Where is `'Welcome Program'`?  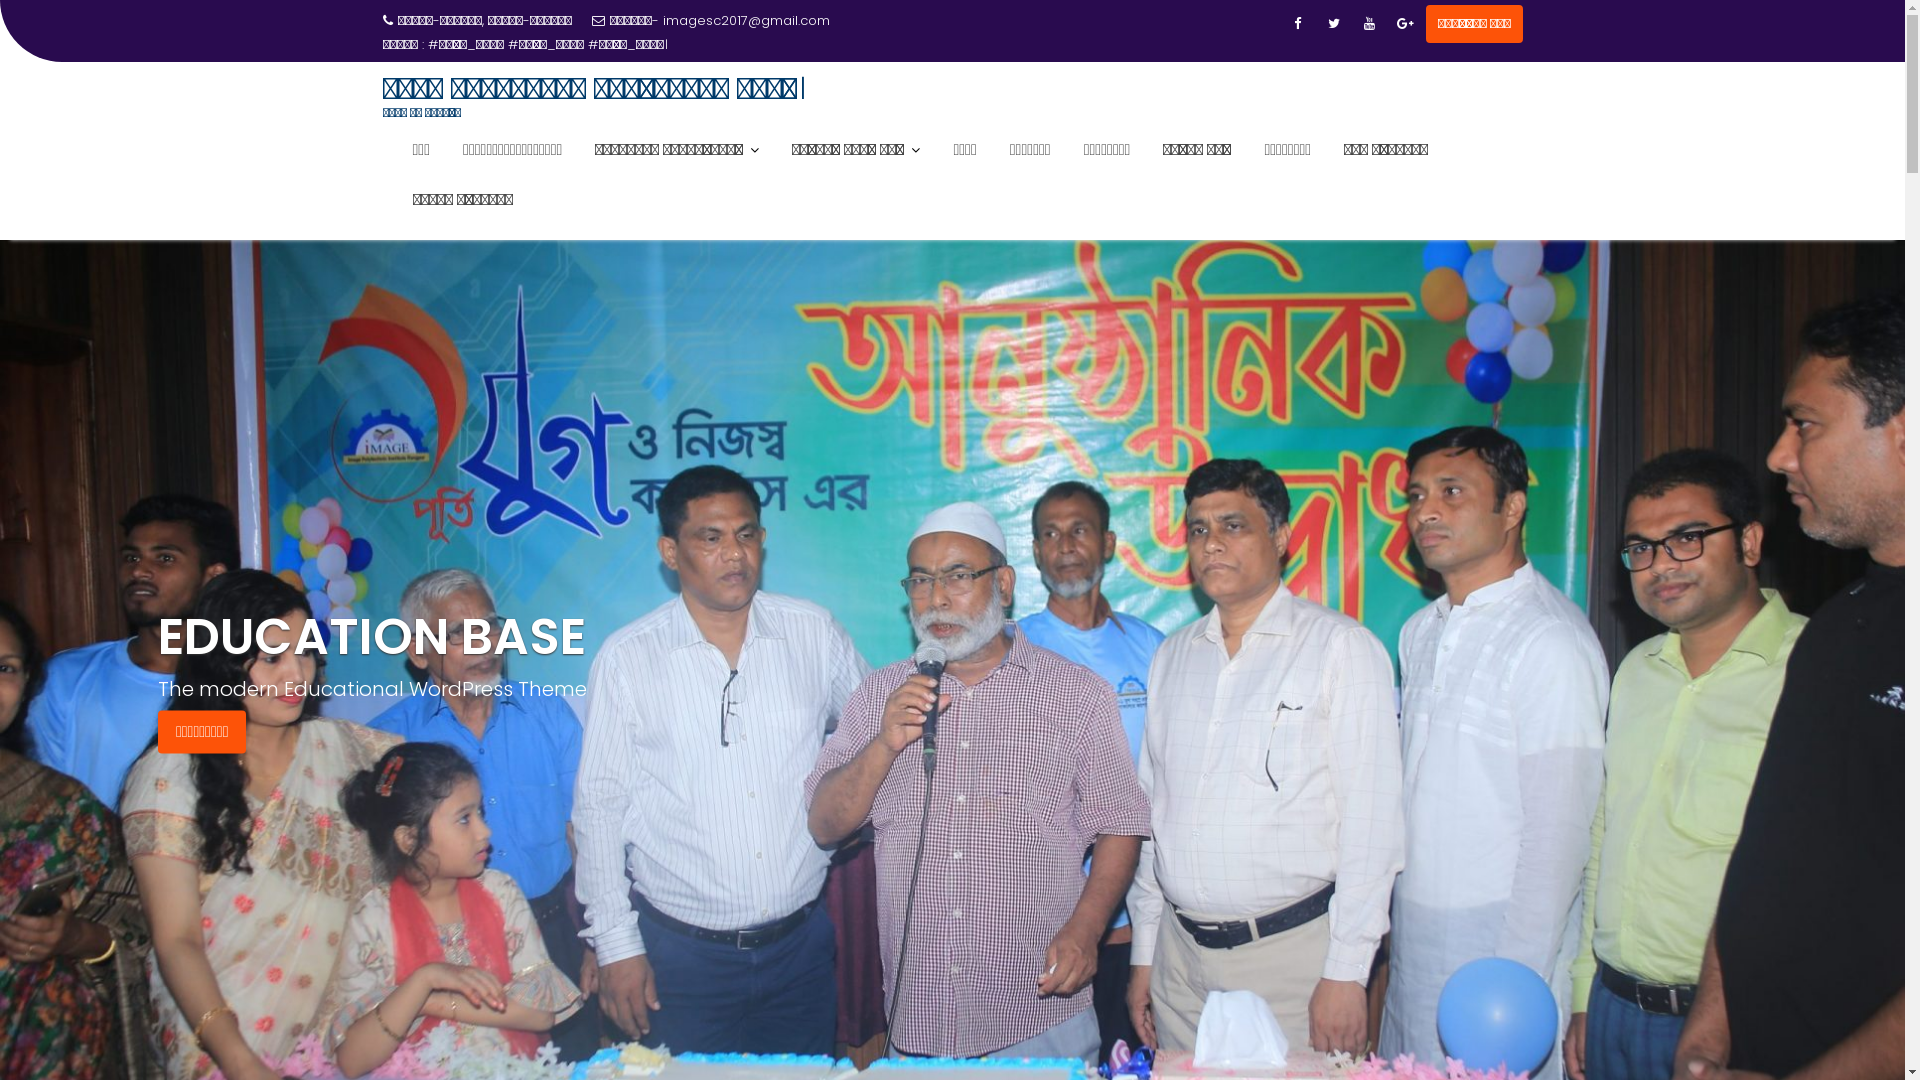 'Welcome Program' is located at coordinates (489, 45).